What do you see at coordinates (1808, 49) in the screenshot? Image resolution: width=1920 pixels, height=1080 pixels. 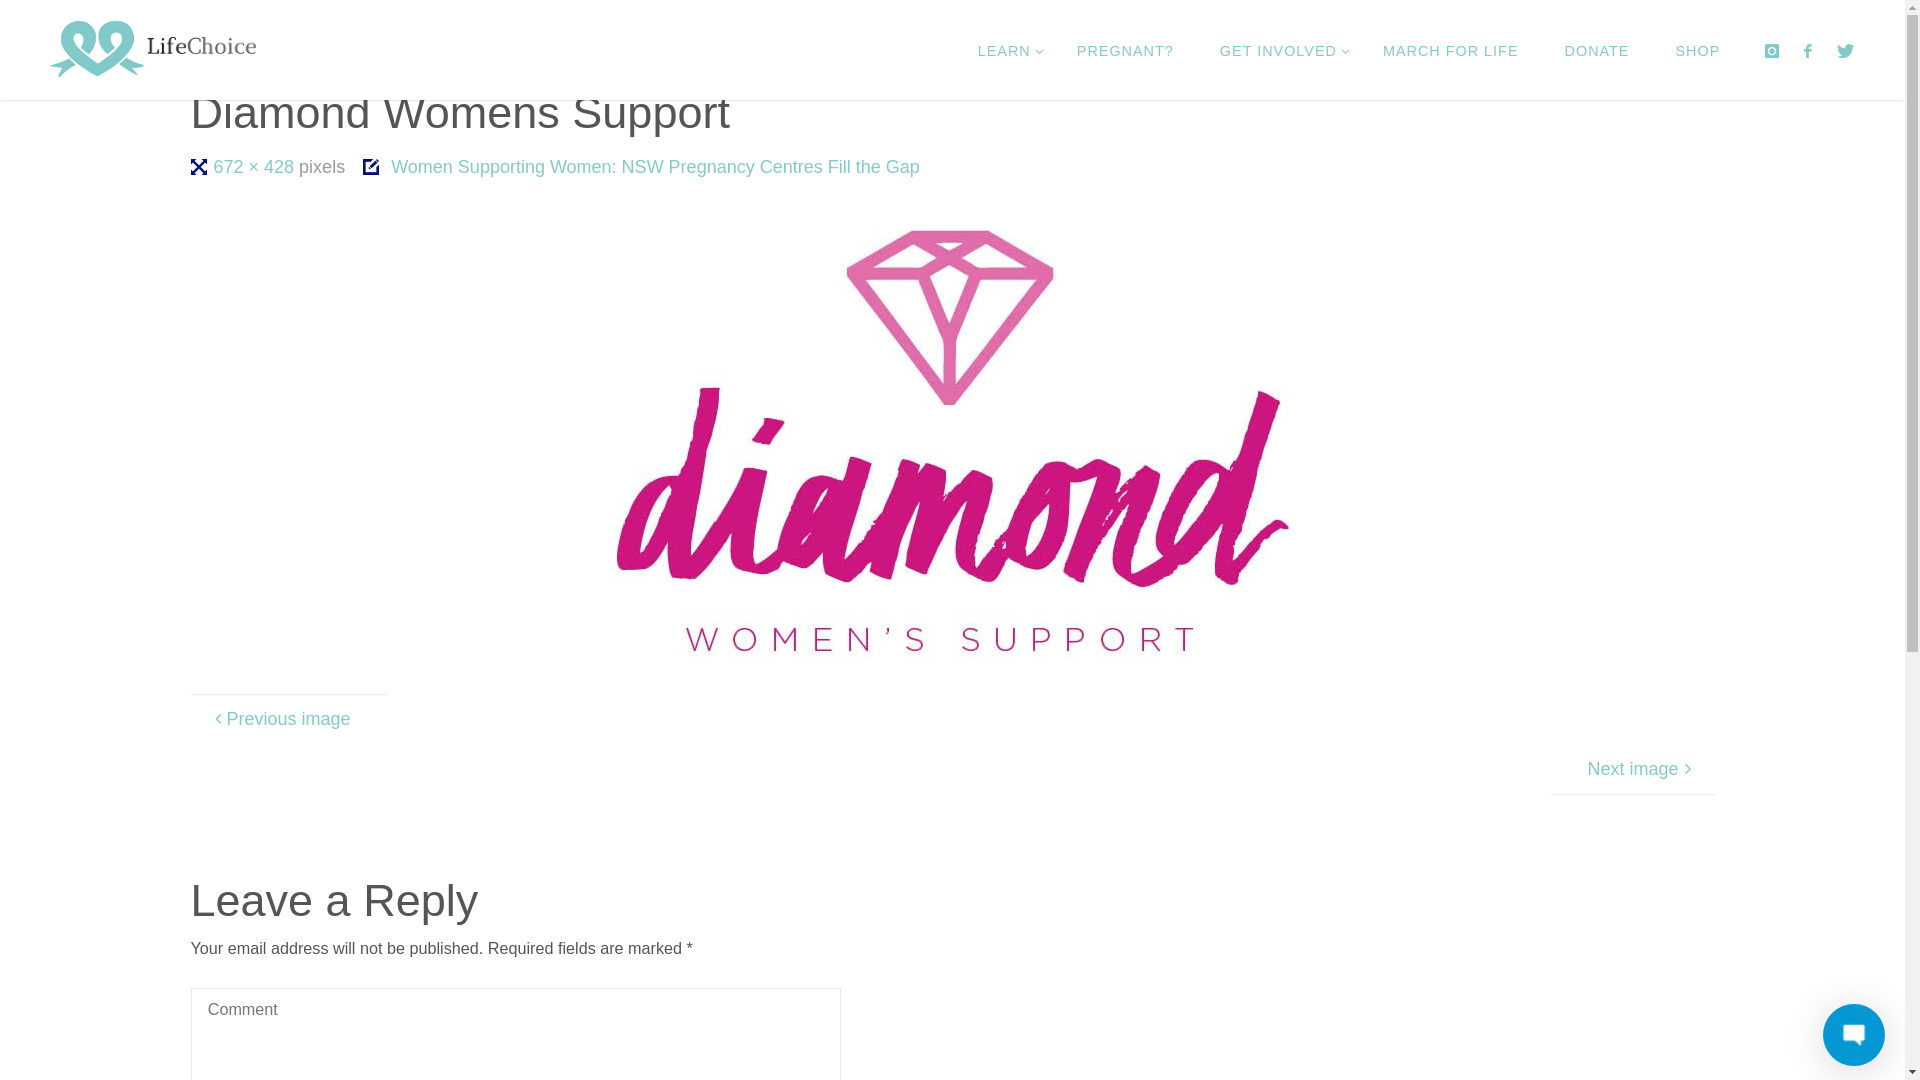 I see `'Facebook'` at bounding box center [1808, 49].